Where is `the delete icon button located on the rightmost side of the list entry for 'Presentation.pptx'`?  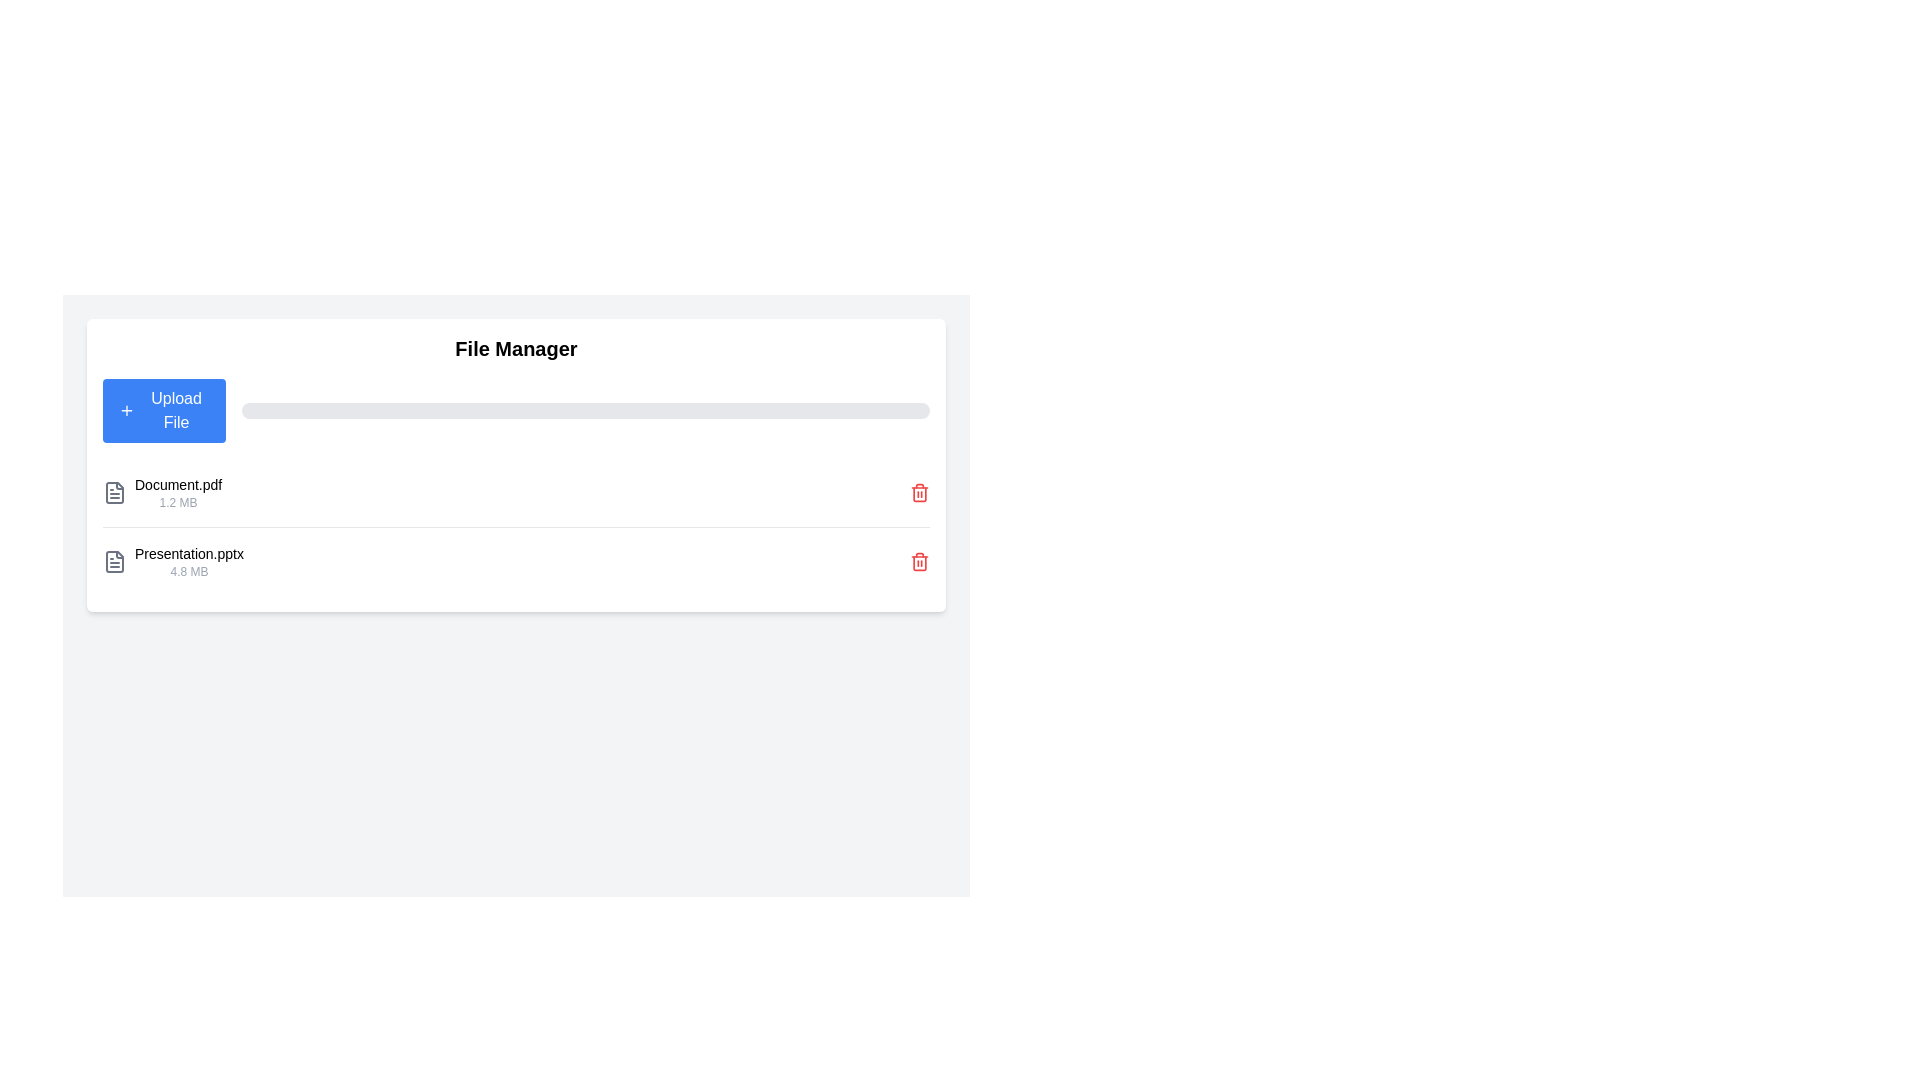
the delete icon button located on the rightmost side of the list entry for 'Presentation.pptx' is located at coordinates (919, 562).